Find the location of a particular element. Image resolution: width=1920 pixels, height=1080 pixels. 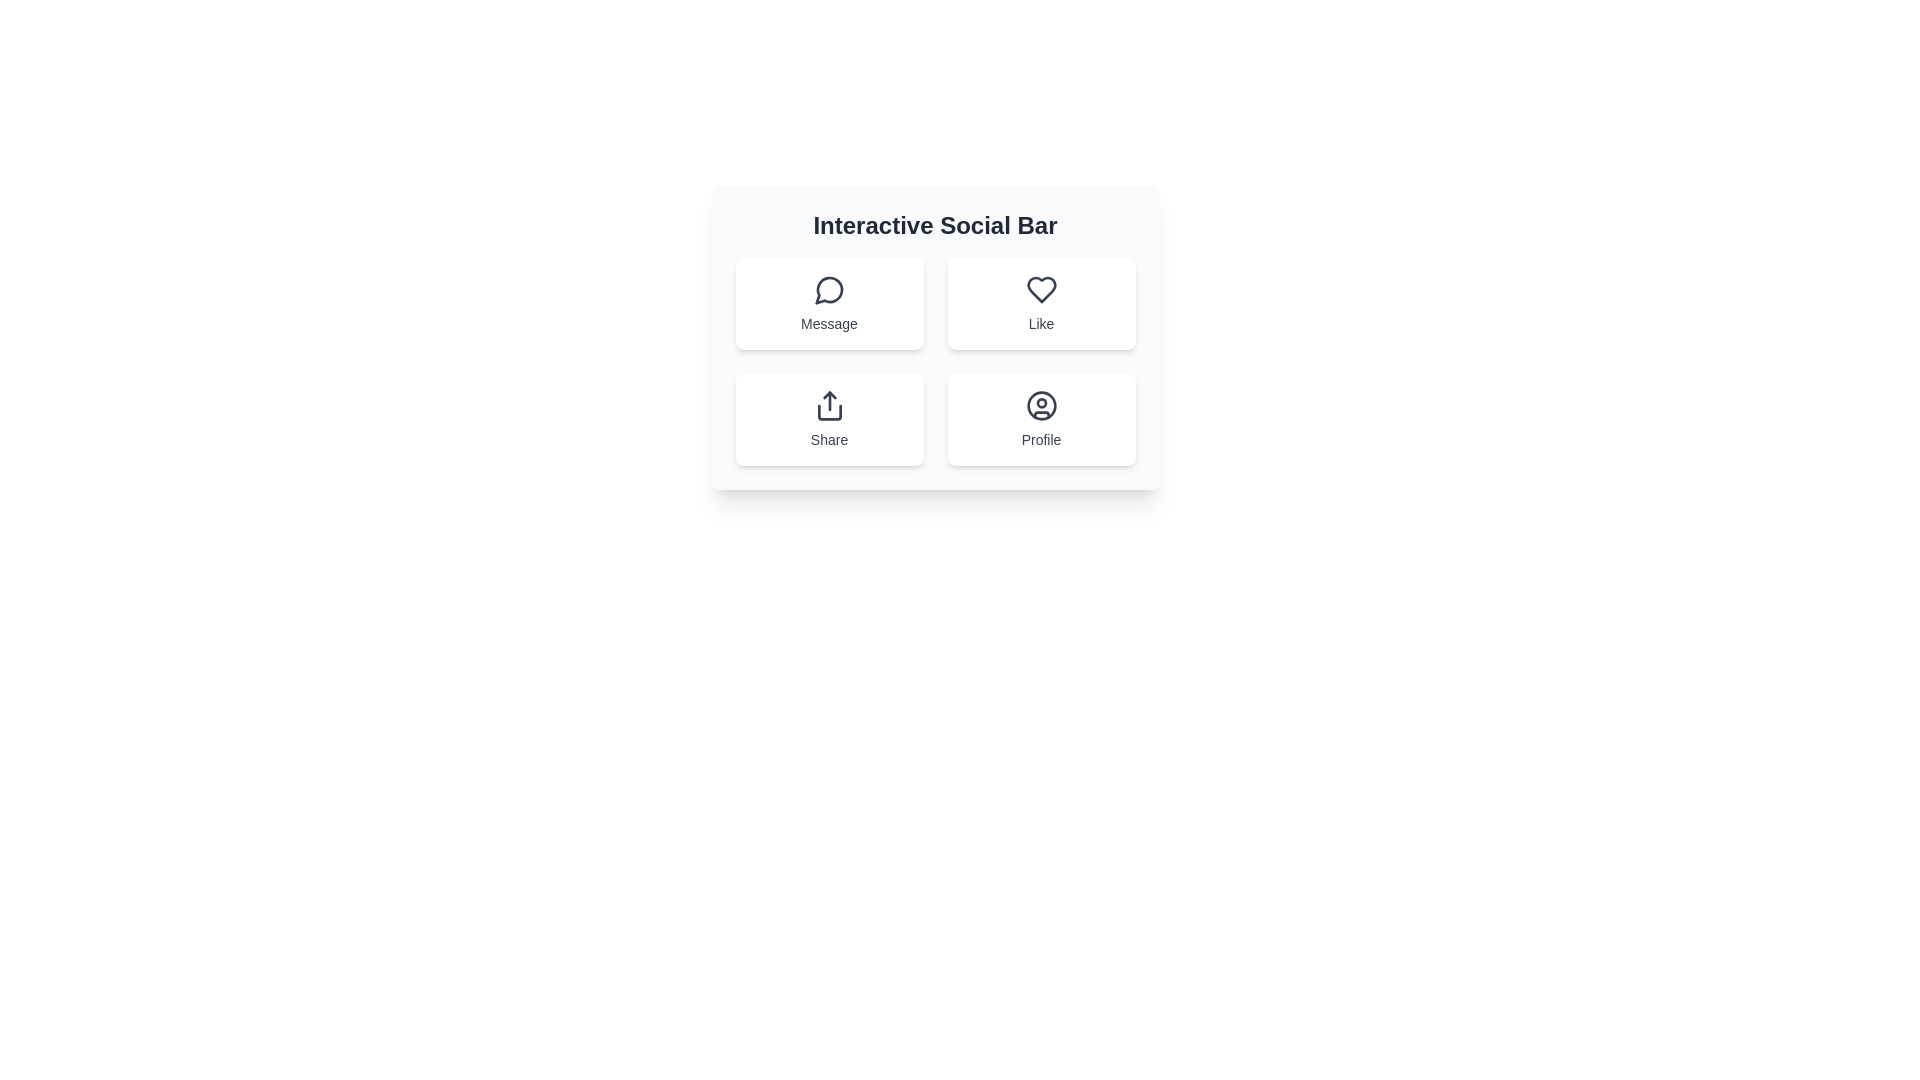

the black outlined heart icon within the 'Like' button located in the top right quadrant of the grid layout in the 'Interactive Social Bar' card is located at coordinates (1040, 289).